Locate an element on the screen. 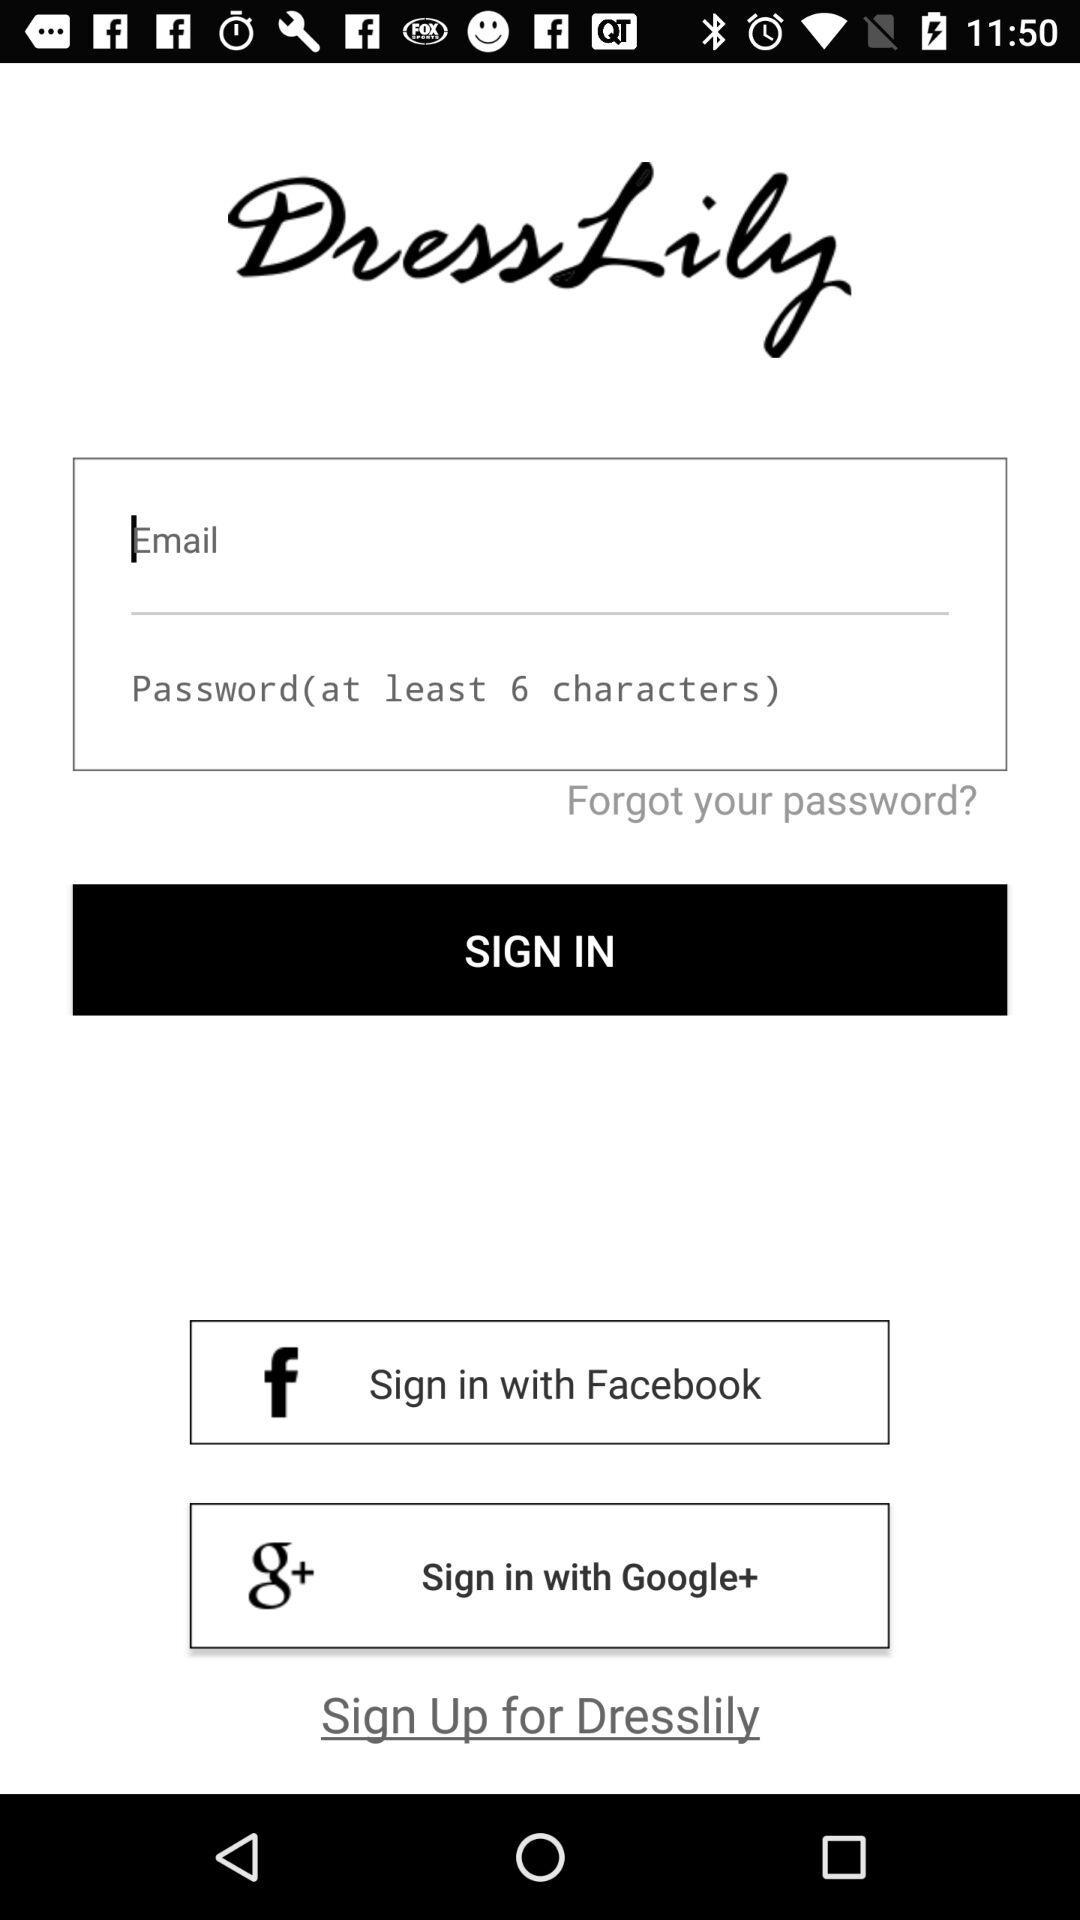  input password is located at coordinates (540, 687).